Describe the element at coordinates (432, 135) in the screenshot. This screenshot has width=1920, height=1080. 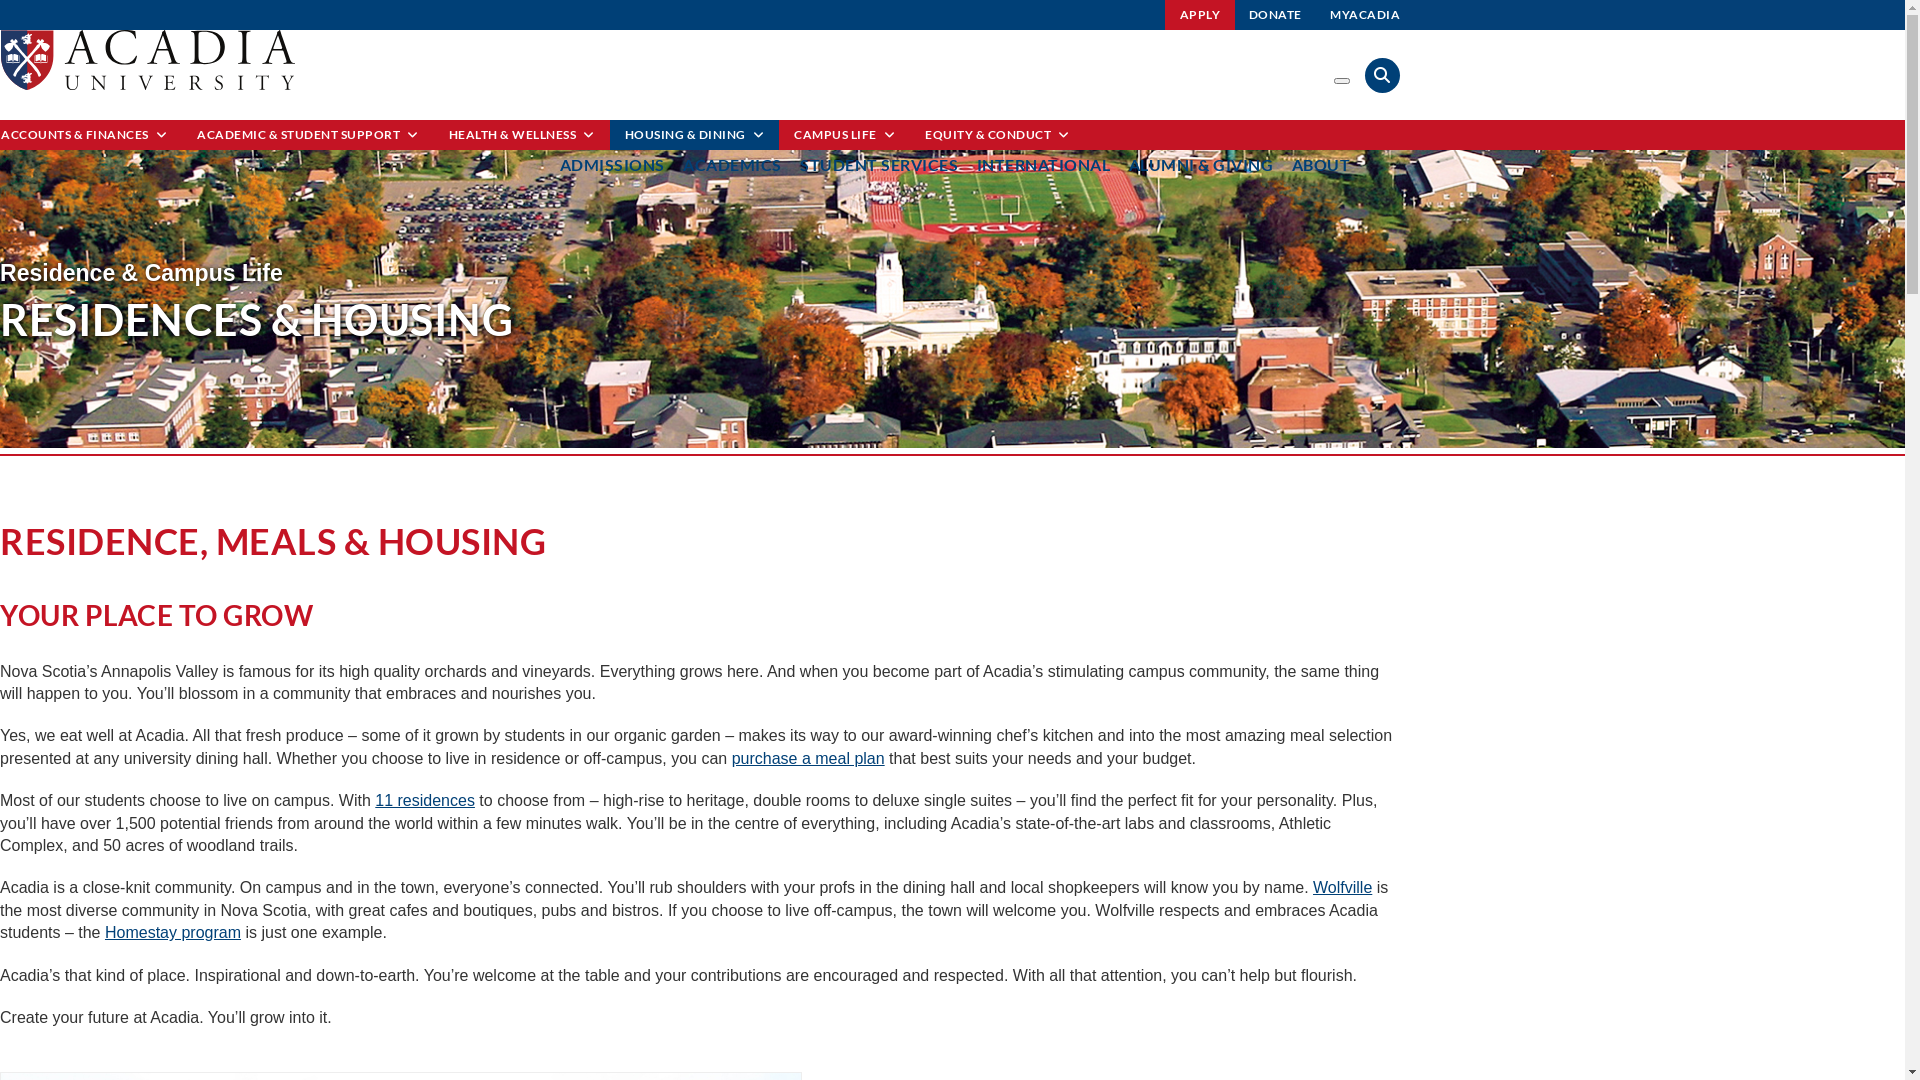
I see `'HEALTH & WELLNESS'` at that location.